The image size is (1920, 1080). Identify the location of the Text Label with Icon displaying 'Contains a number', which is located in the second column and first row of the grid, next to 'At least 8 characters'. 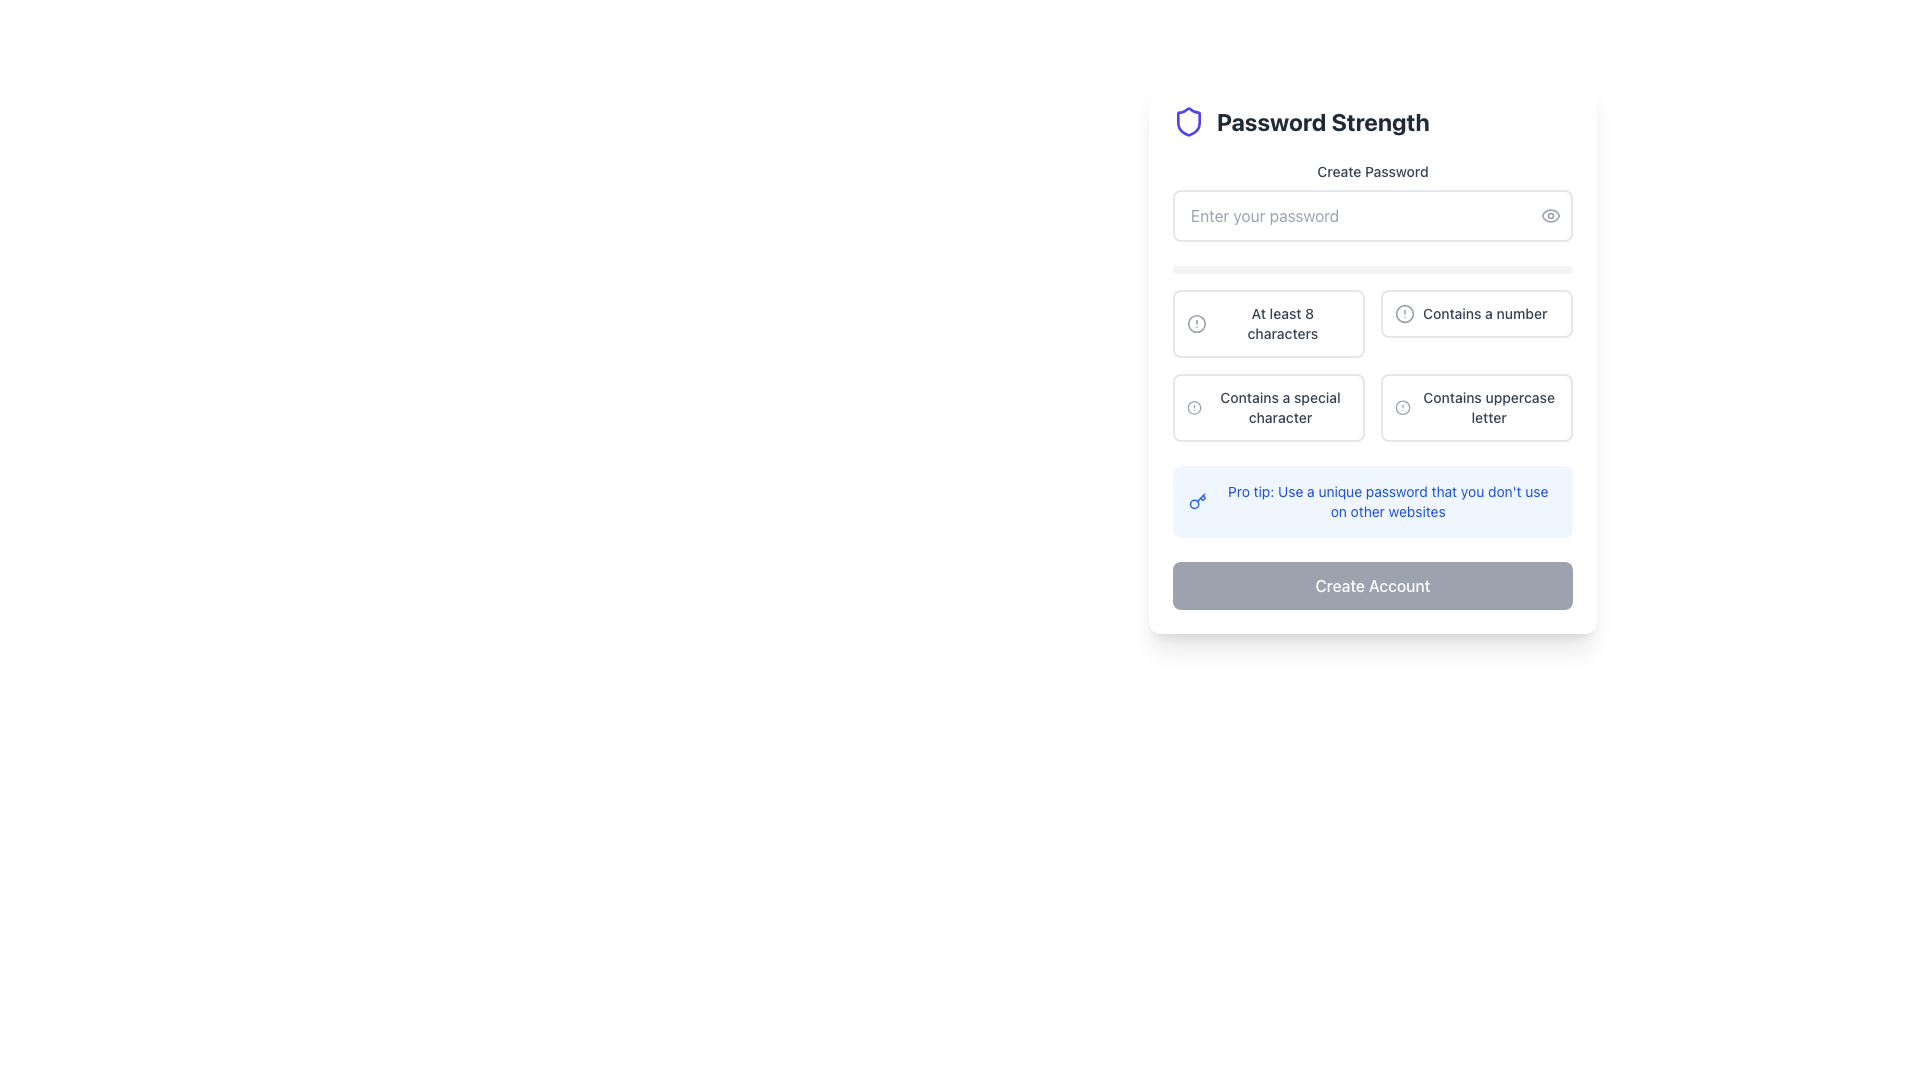
(1477, 323).